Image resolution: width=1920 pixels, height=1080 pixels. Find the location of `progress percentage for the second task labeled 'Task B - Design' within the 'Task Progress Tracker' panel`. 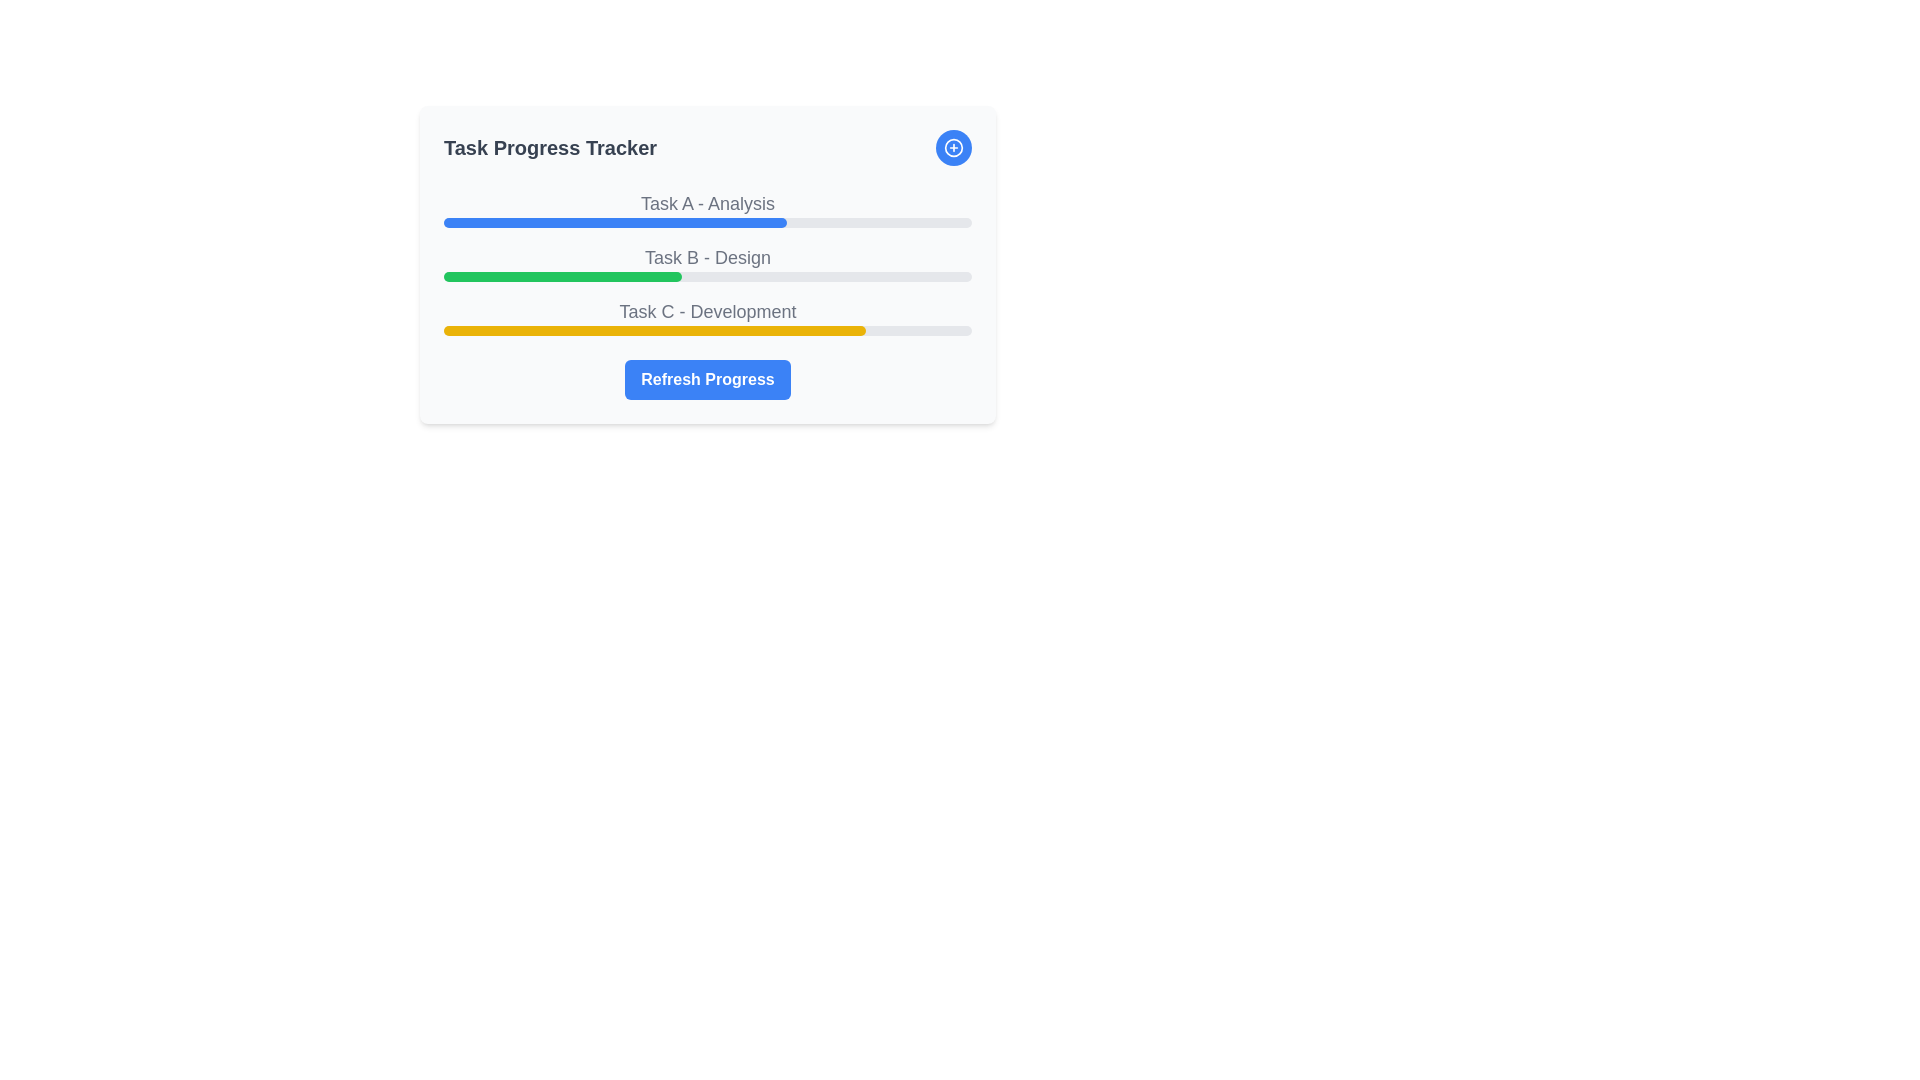

progress percentage for the second task labeled 'Task B - Design' within the 'Task Progress Tracker' panel is located at coordinates (708, 261).